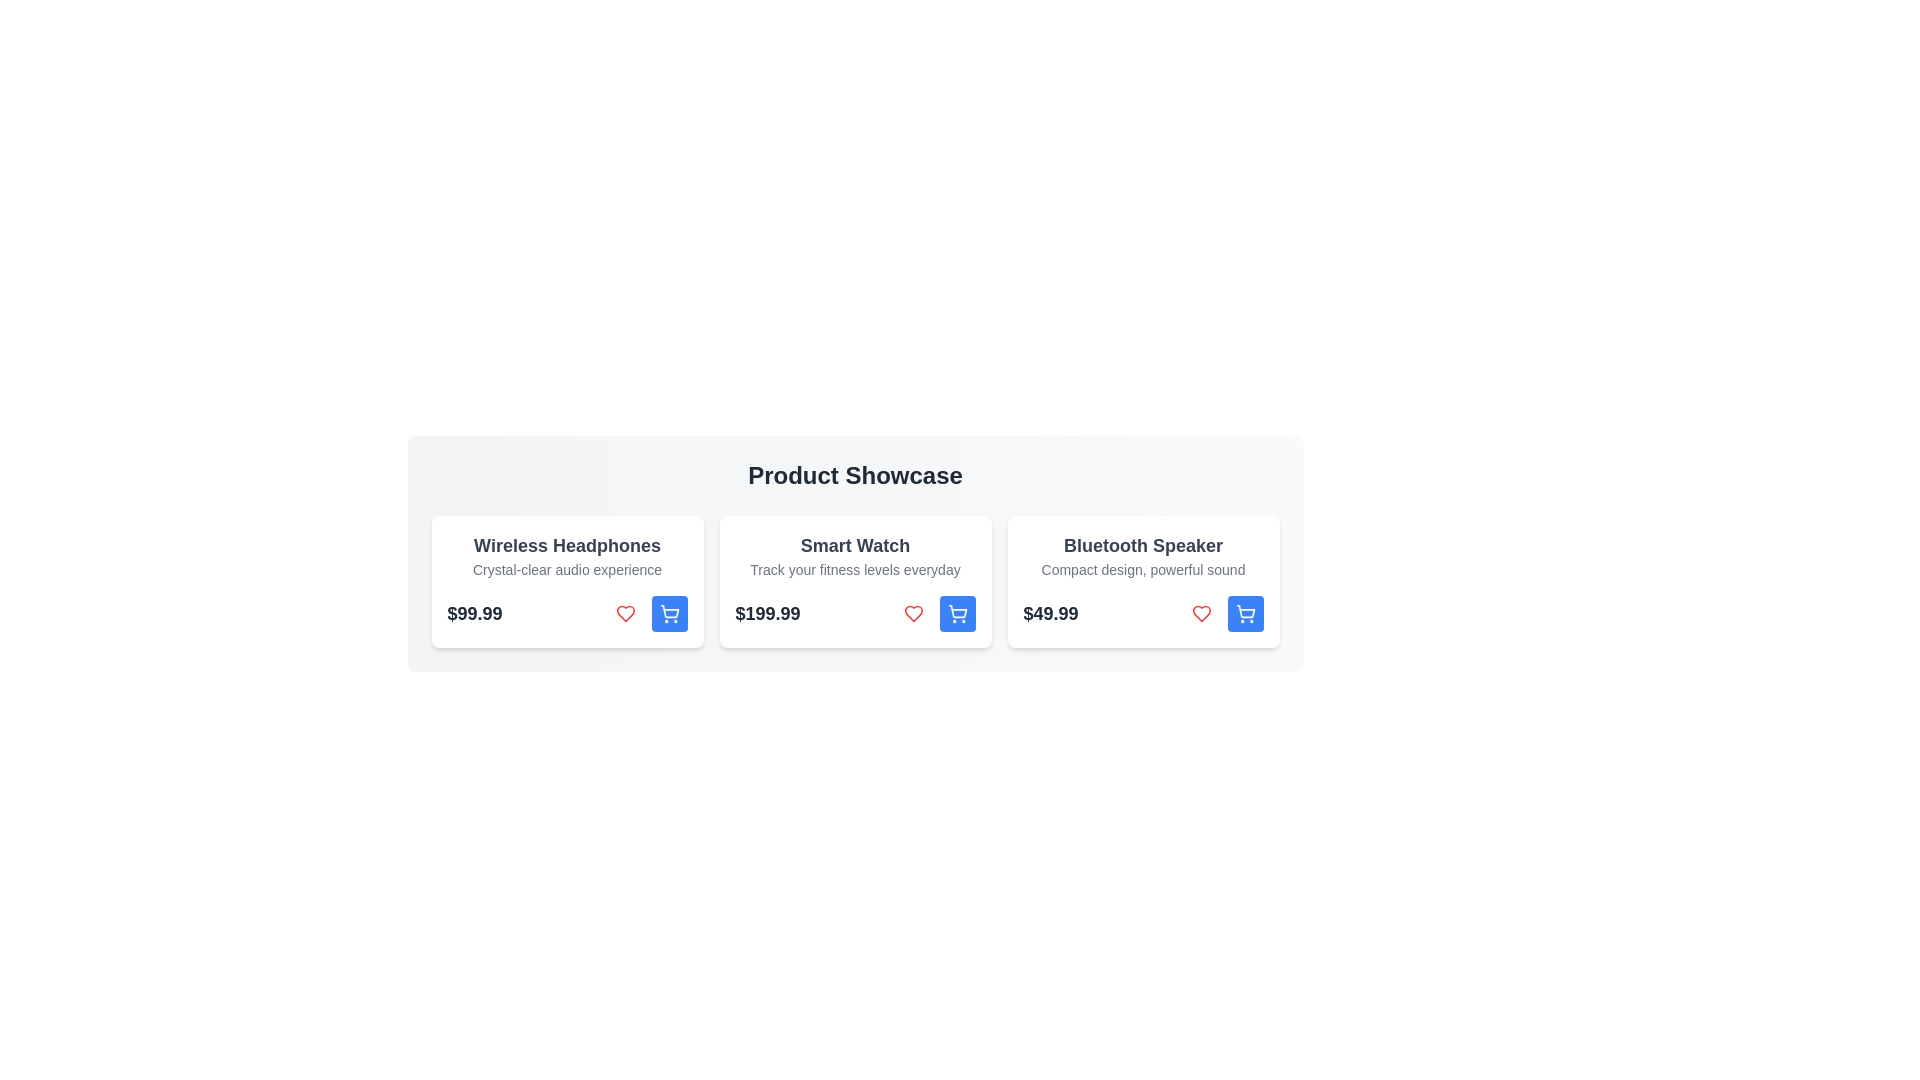 Image resolution: width=1920 pixels, height=1080 pixels. Describe the element at coordinates (956, 612) in the screenshot. I see `add-to-cart button for the product Smart Watch` at that location.